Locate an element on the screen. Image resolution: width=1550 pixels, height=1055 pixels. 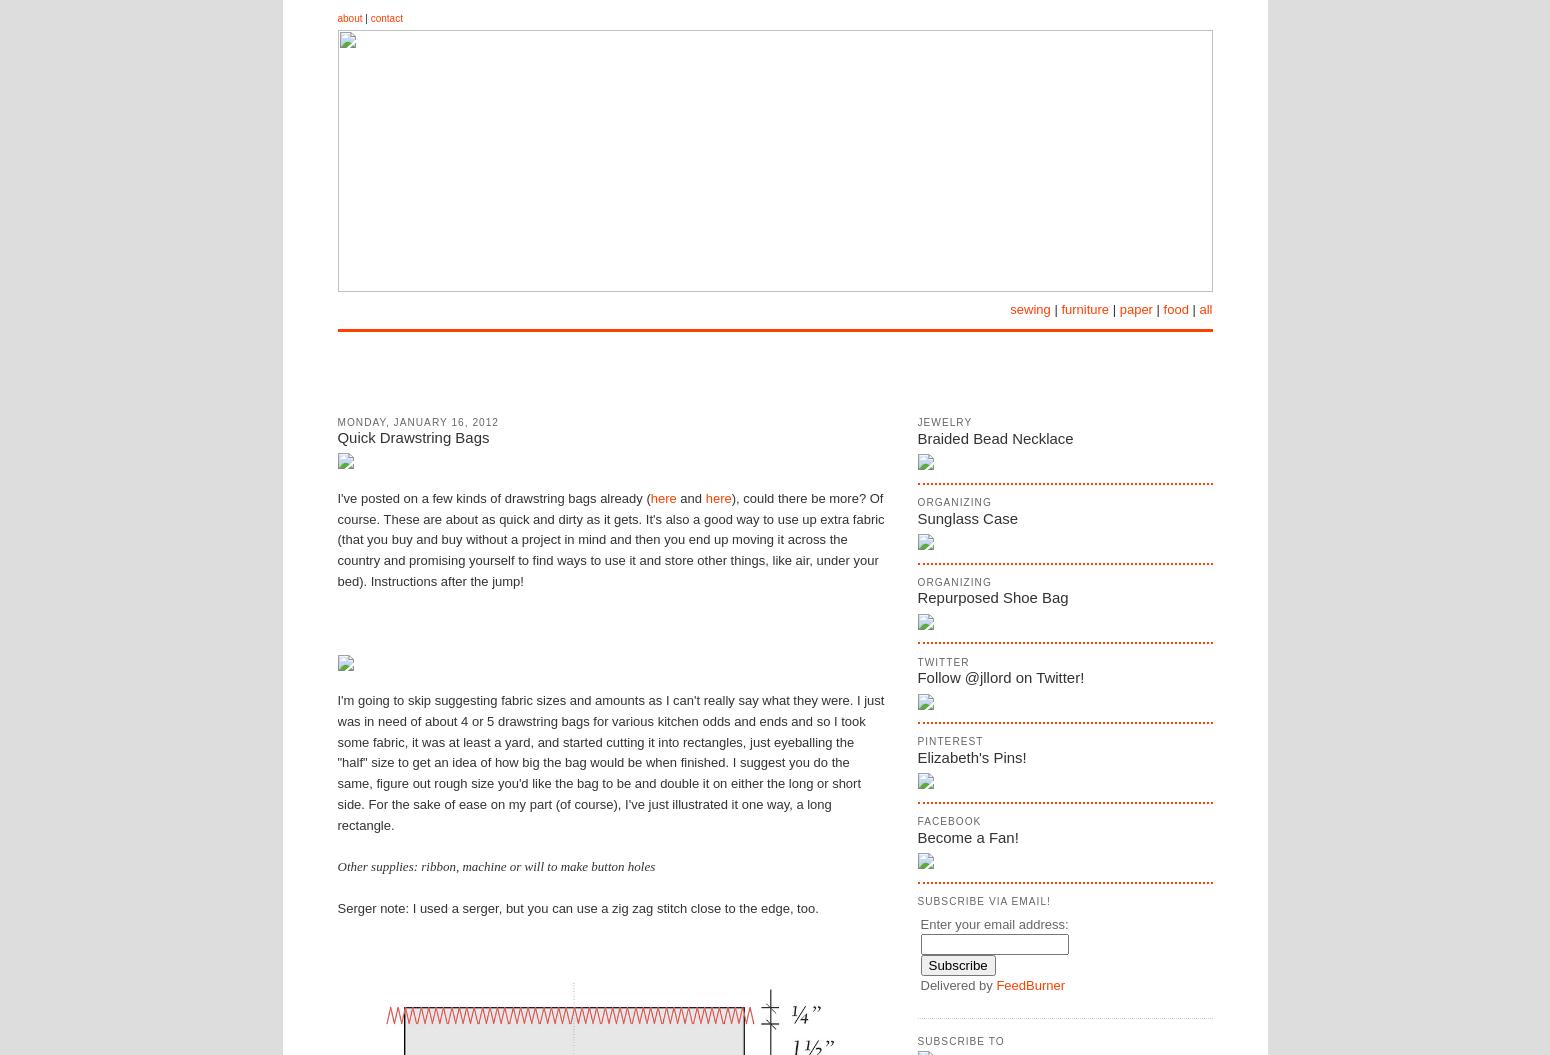
'Subscribe To' is located at coordinates (959, 1039).